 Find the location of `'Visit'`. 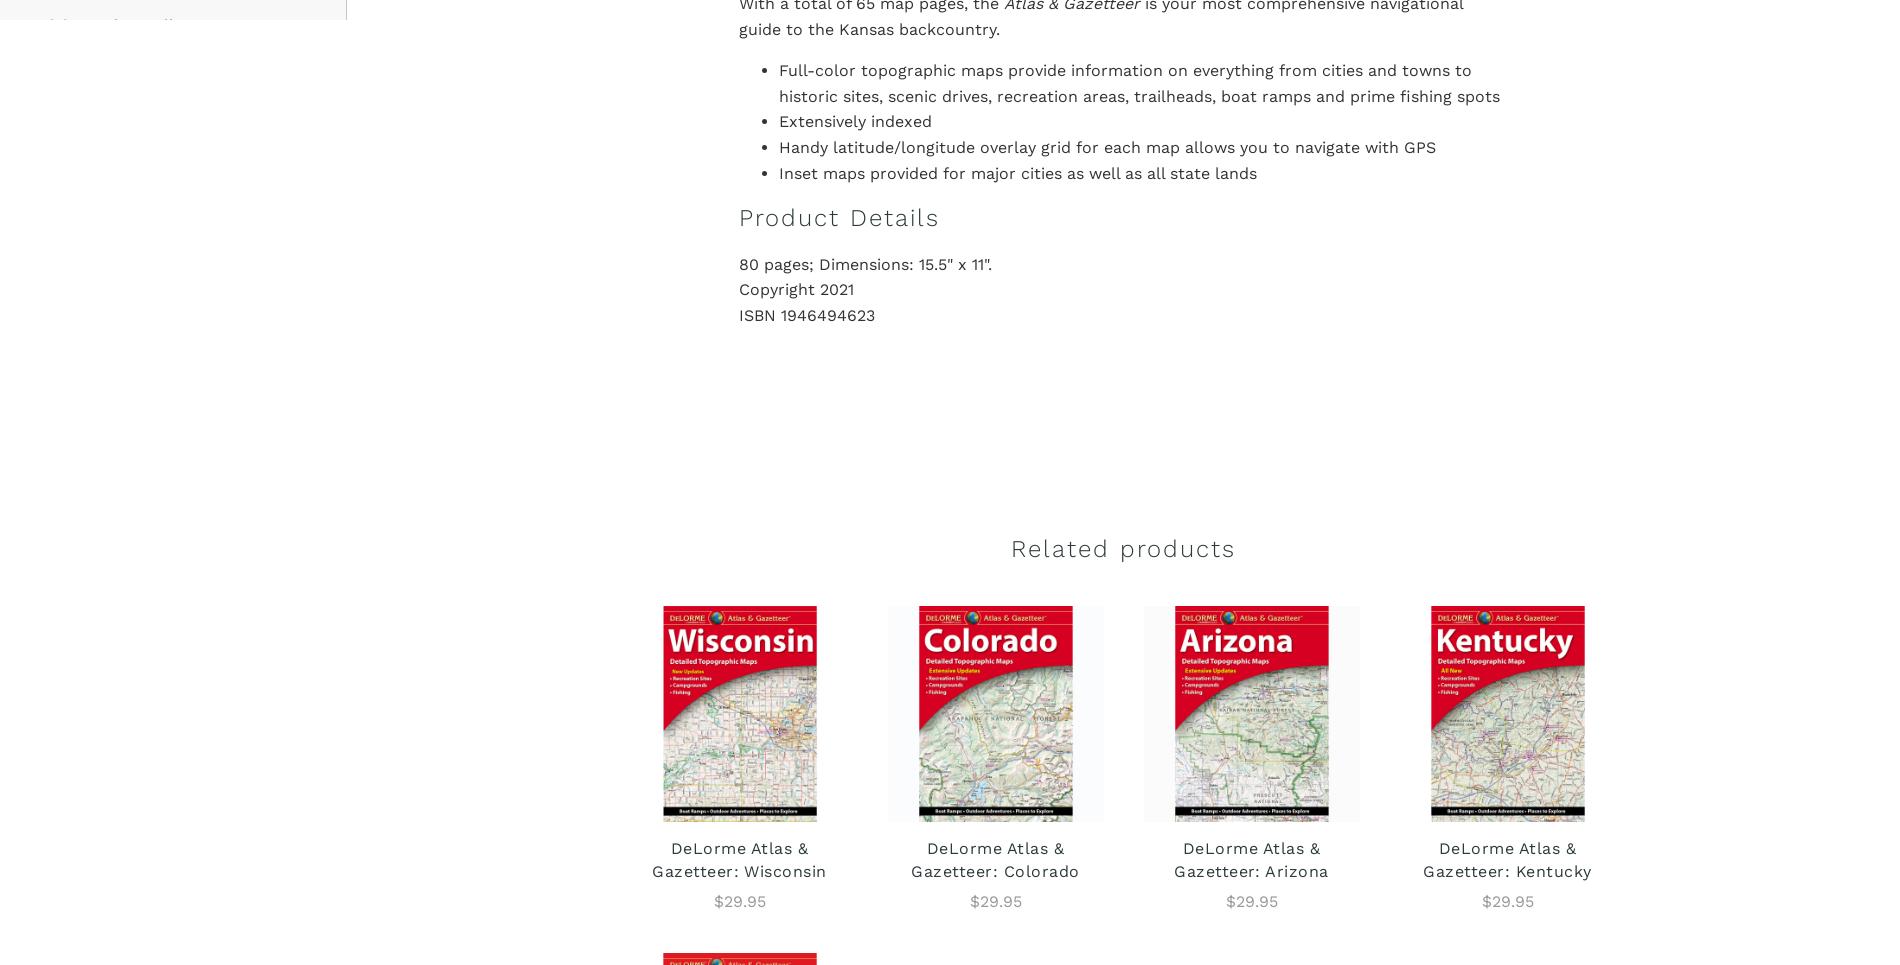

'Visit' is located at coordinates (60, 24).